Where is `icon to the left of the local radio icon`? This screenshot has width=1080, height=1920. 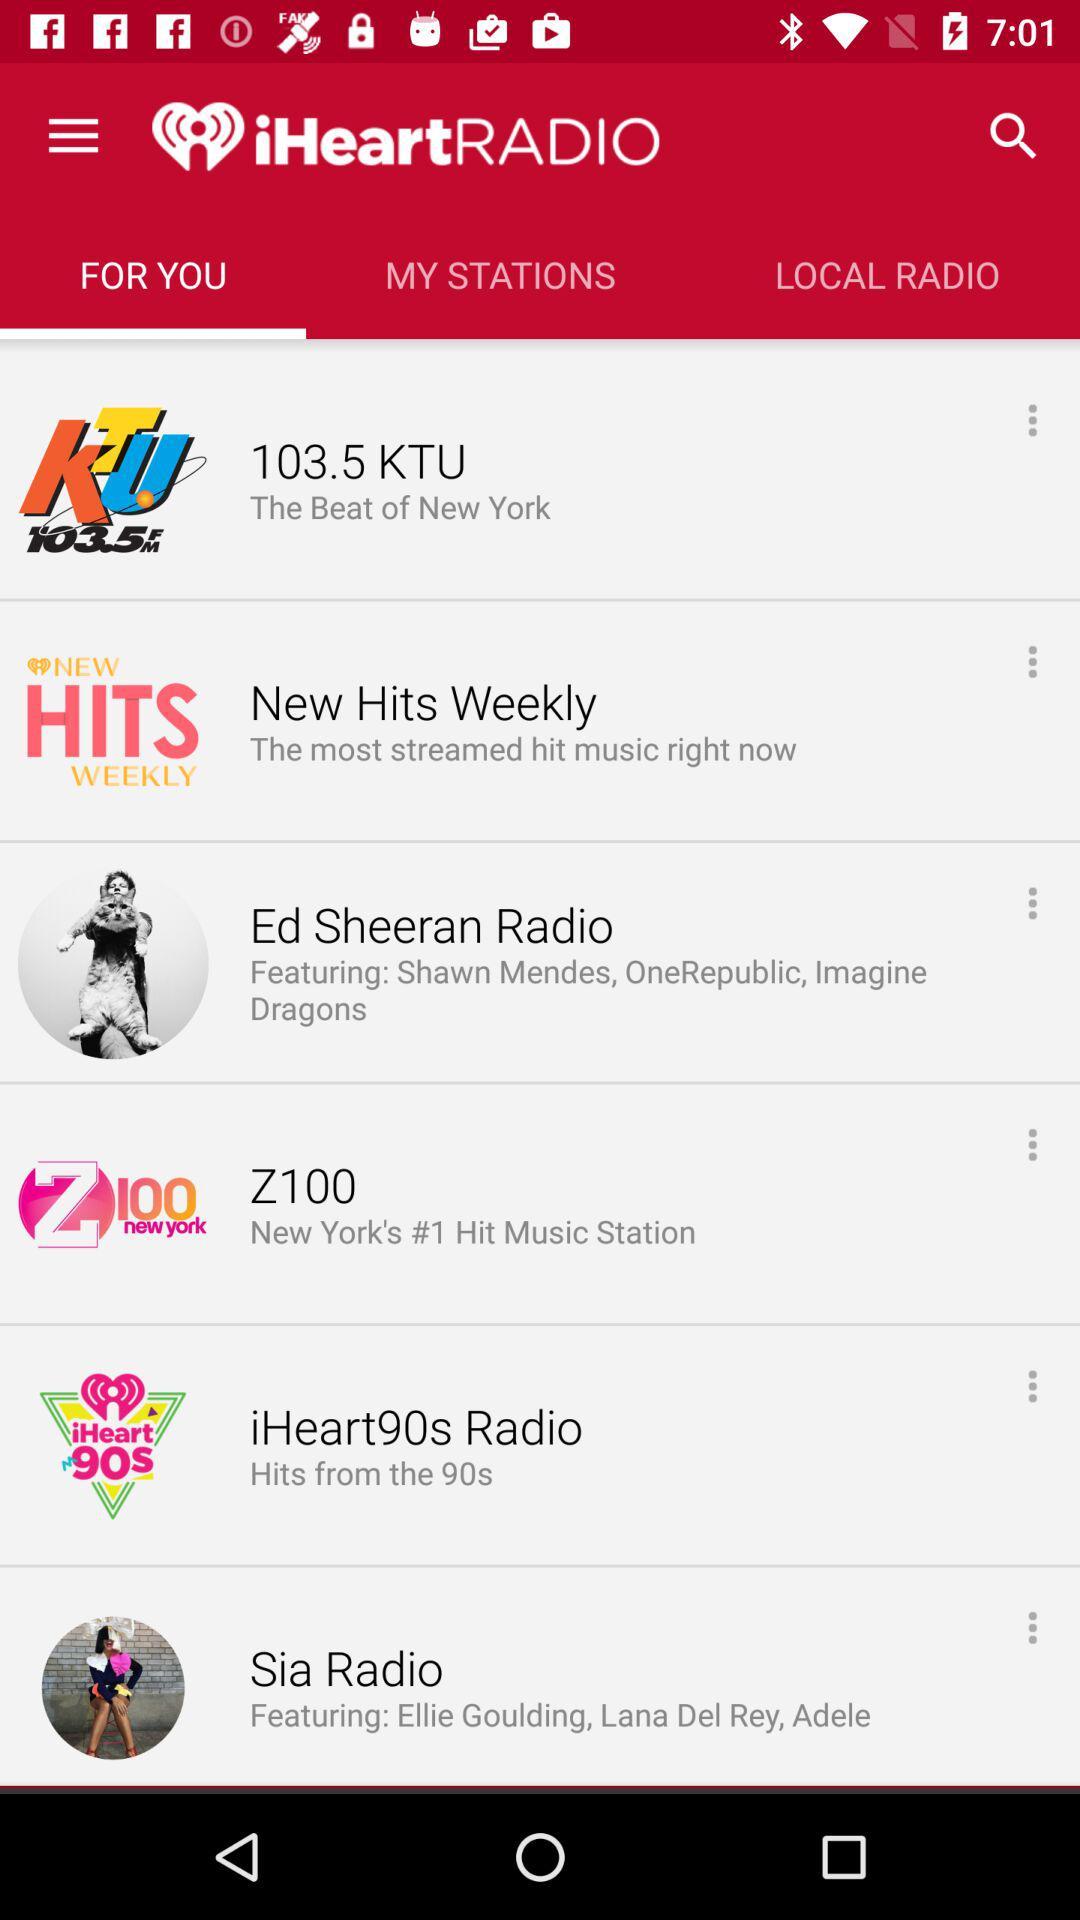 icon to the left of the local radio icon is located at coordinates (499, 273).